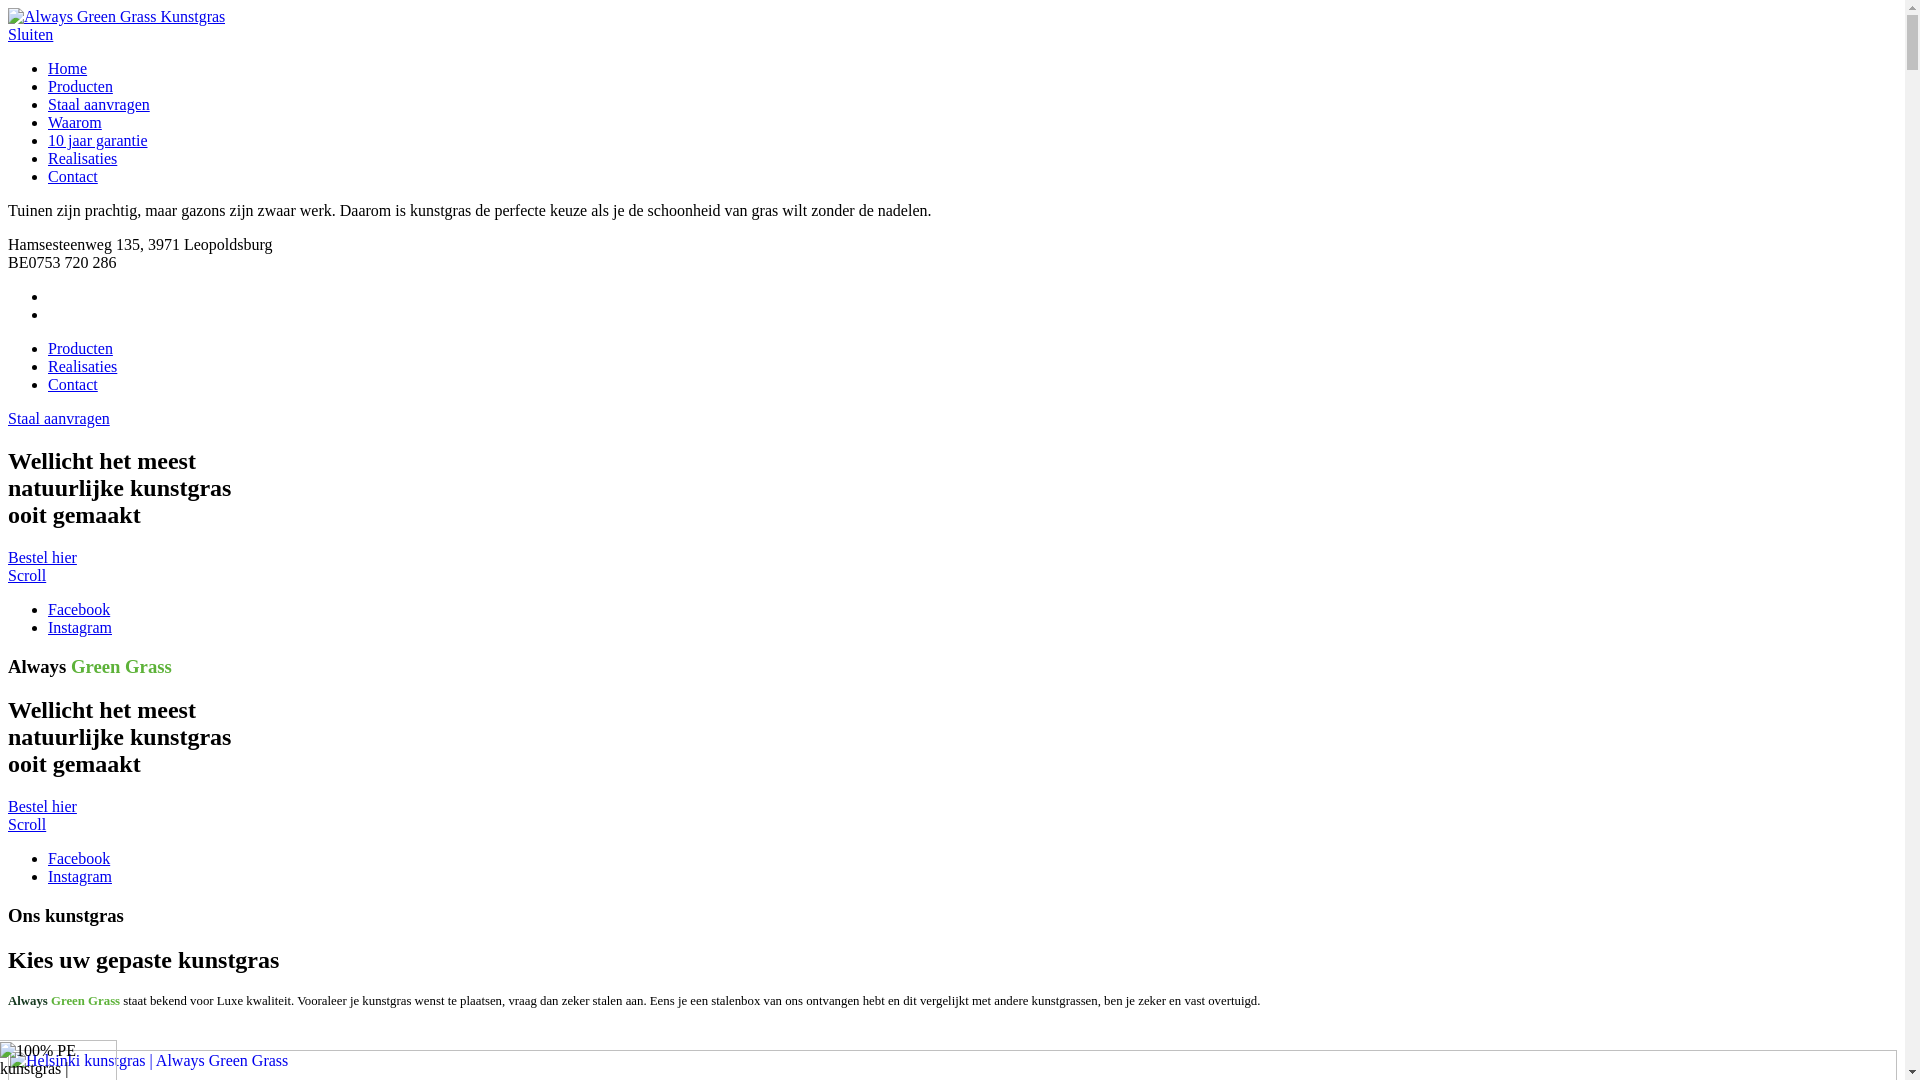  What do you see at coordinates (98, 104) in the screenshot?
I see `'Staal aanvragen'` at bounding box center [98, 104].